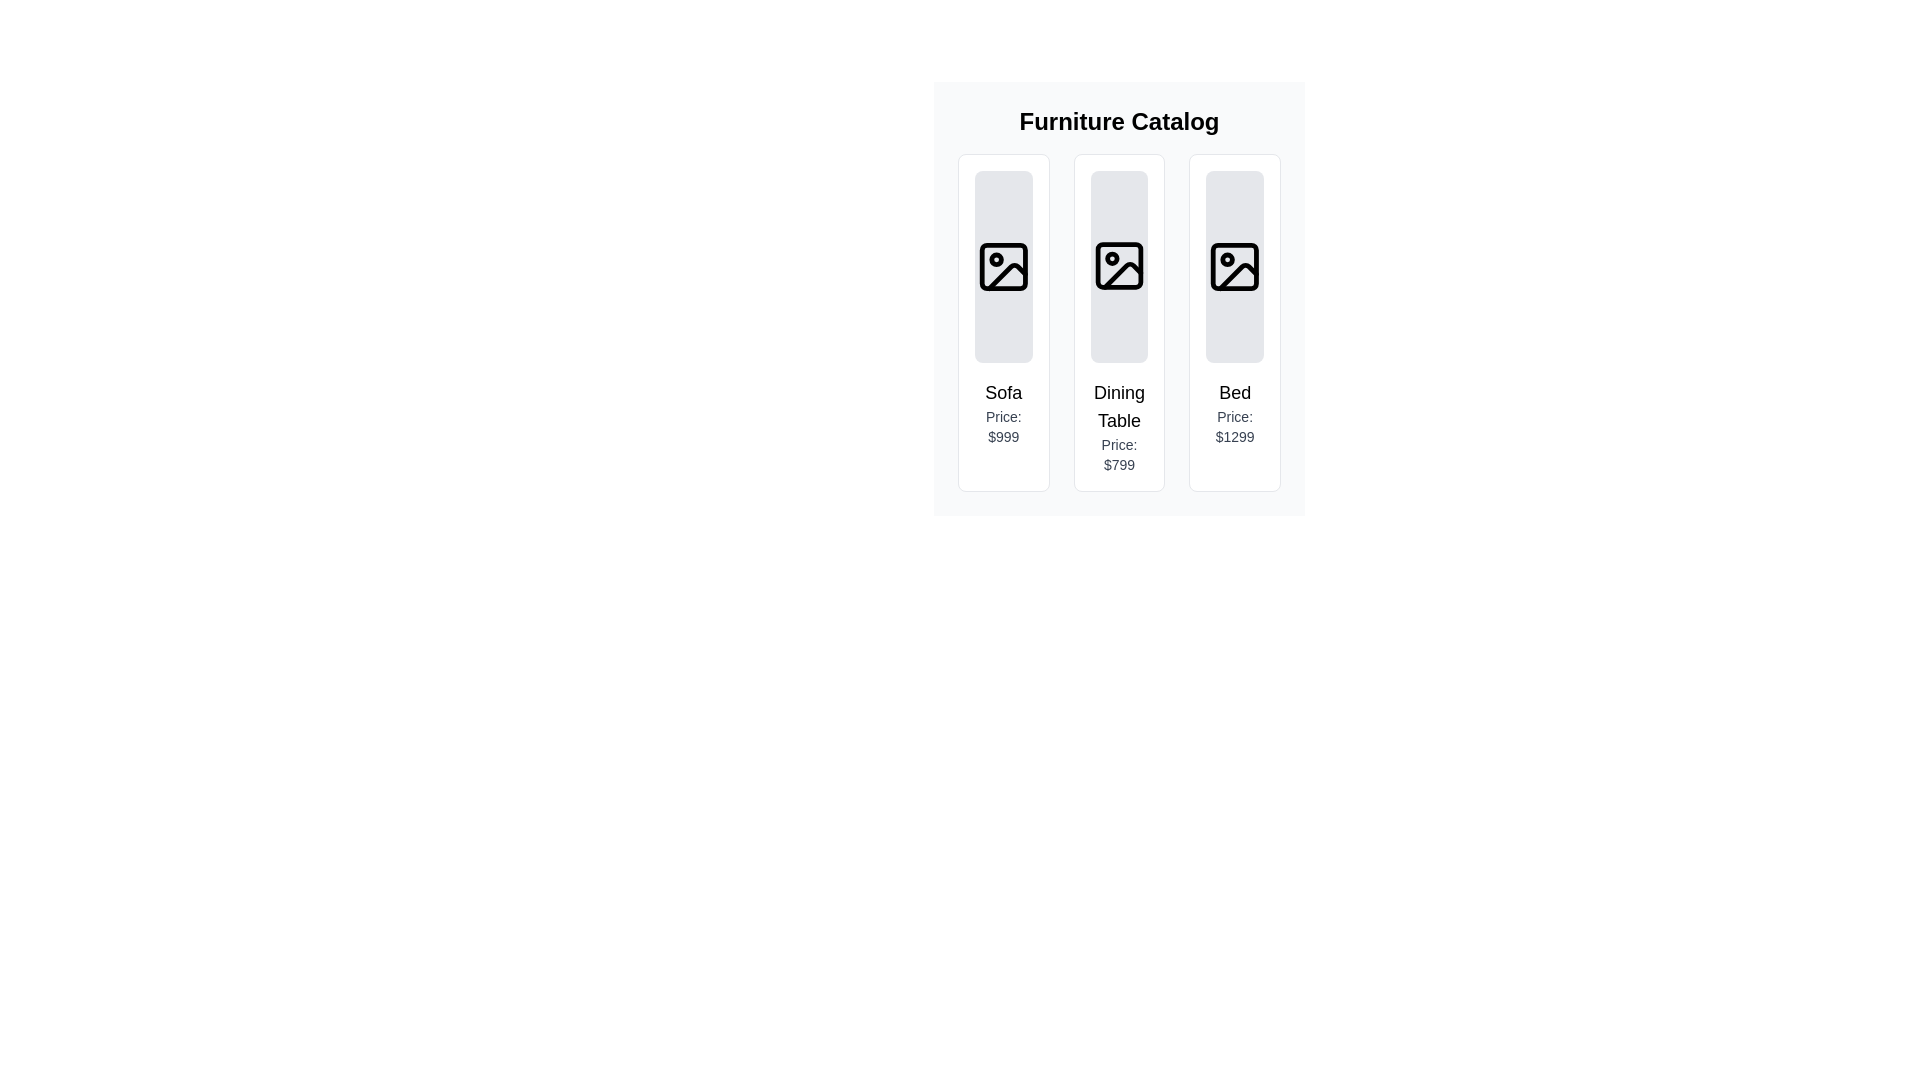  What do you see at coordinates (1003, 265) in the screenshot?
I see `the SVG Shape - Rounded Rectangle that visually represents part of an image icon, located within the first item of a horizontal row in a grid-like layout` at bounding box center [1003, 265].